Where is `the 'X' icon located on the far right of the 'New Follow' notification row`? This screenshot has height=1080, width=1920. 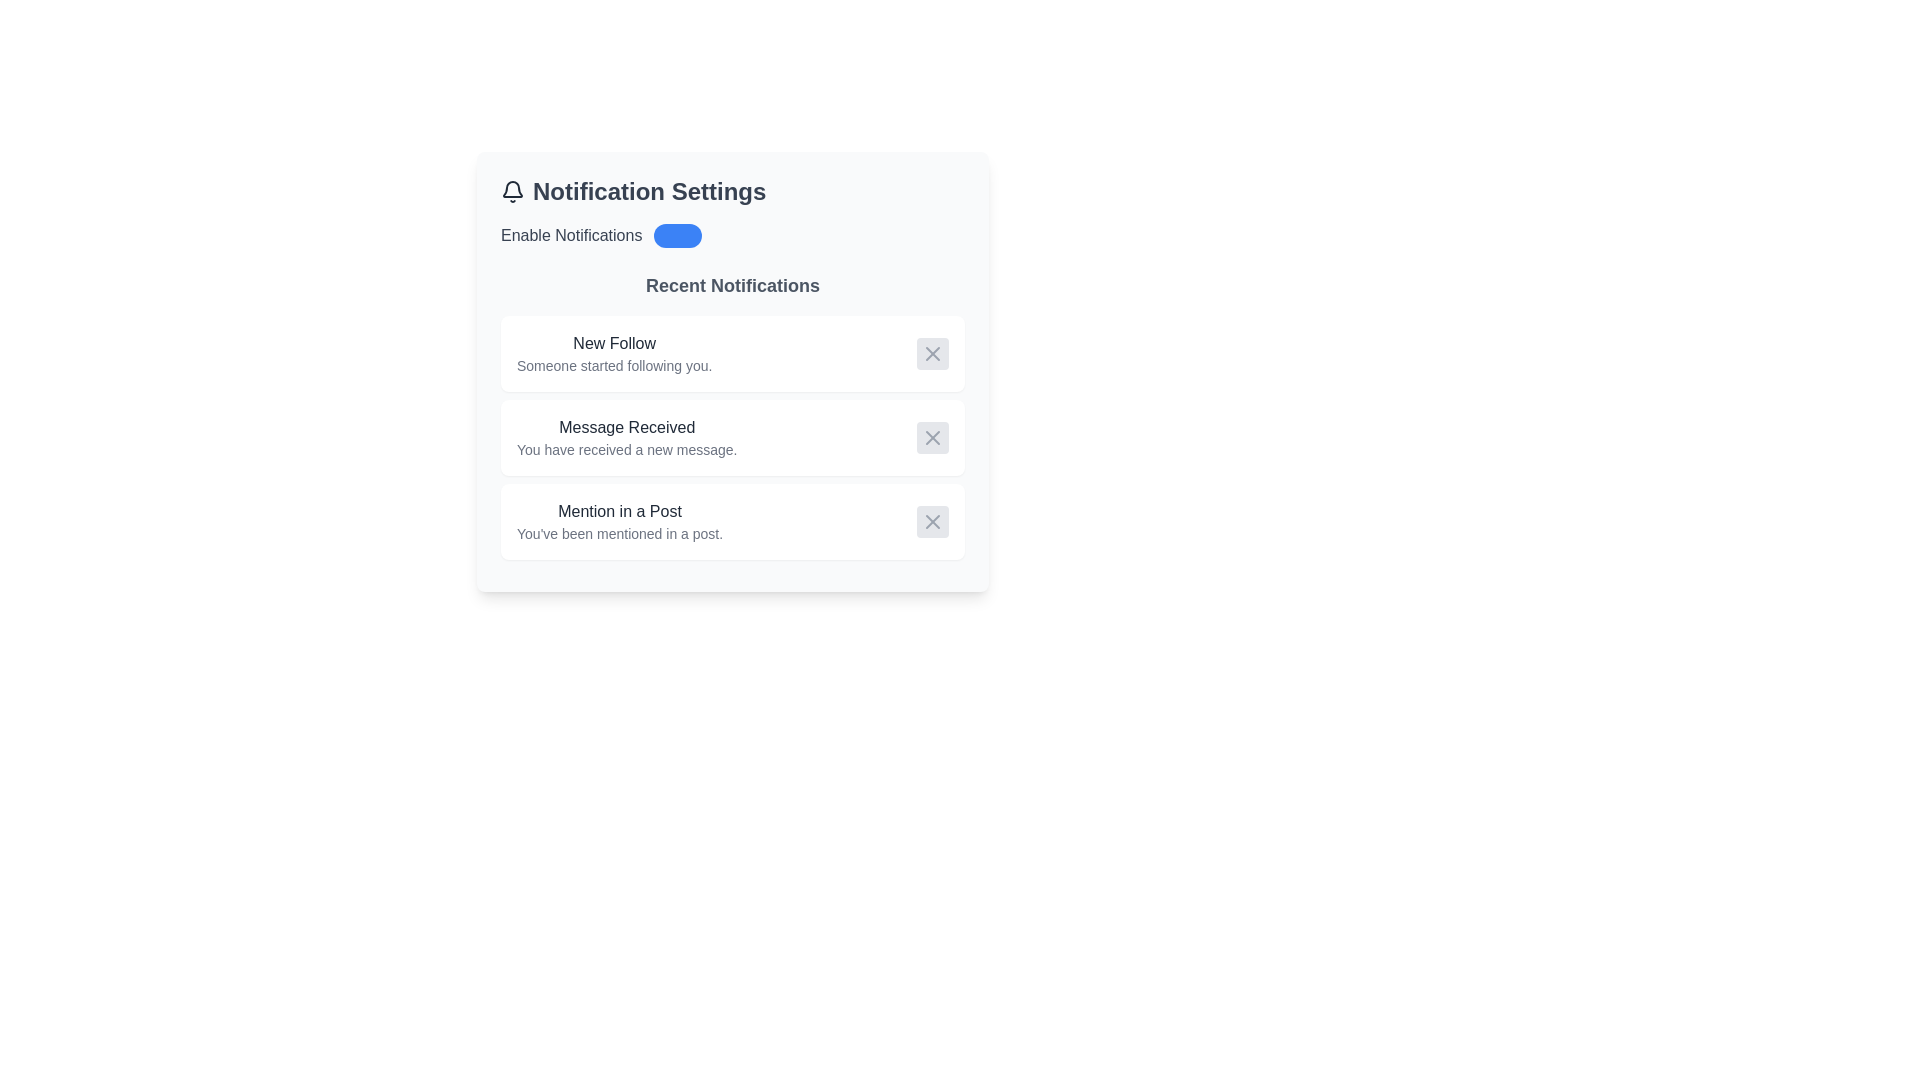
the 'X' icon located on the far right of the 'New Follow' notification row is located at coordinates (931, 353).